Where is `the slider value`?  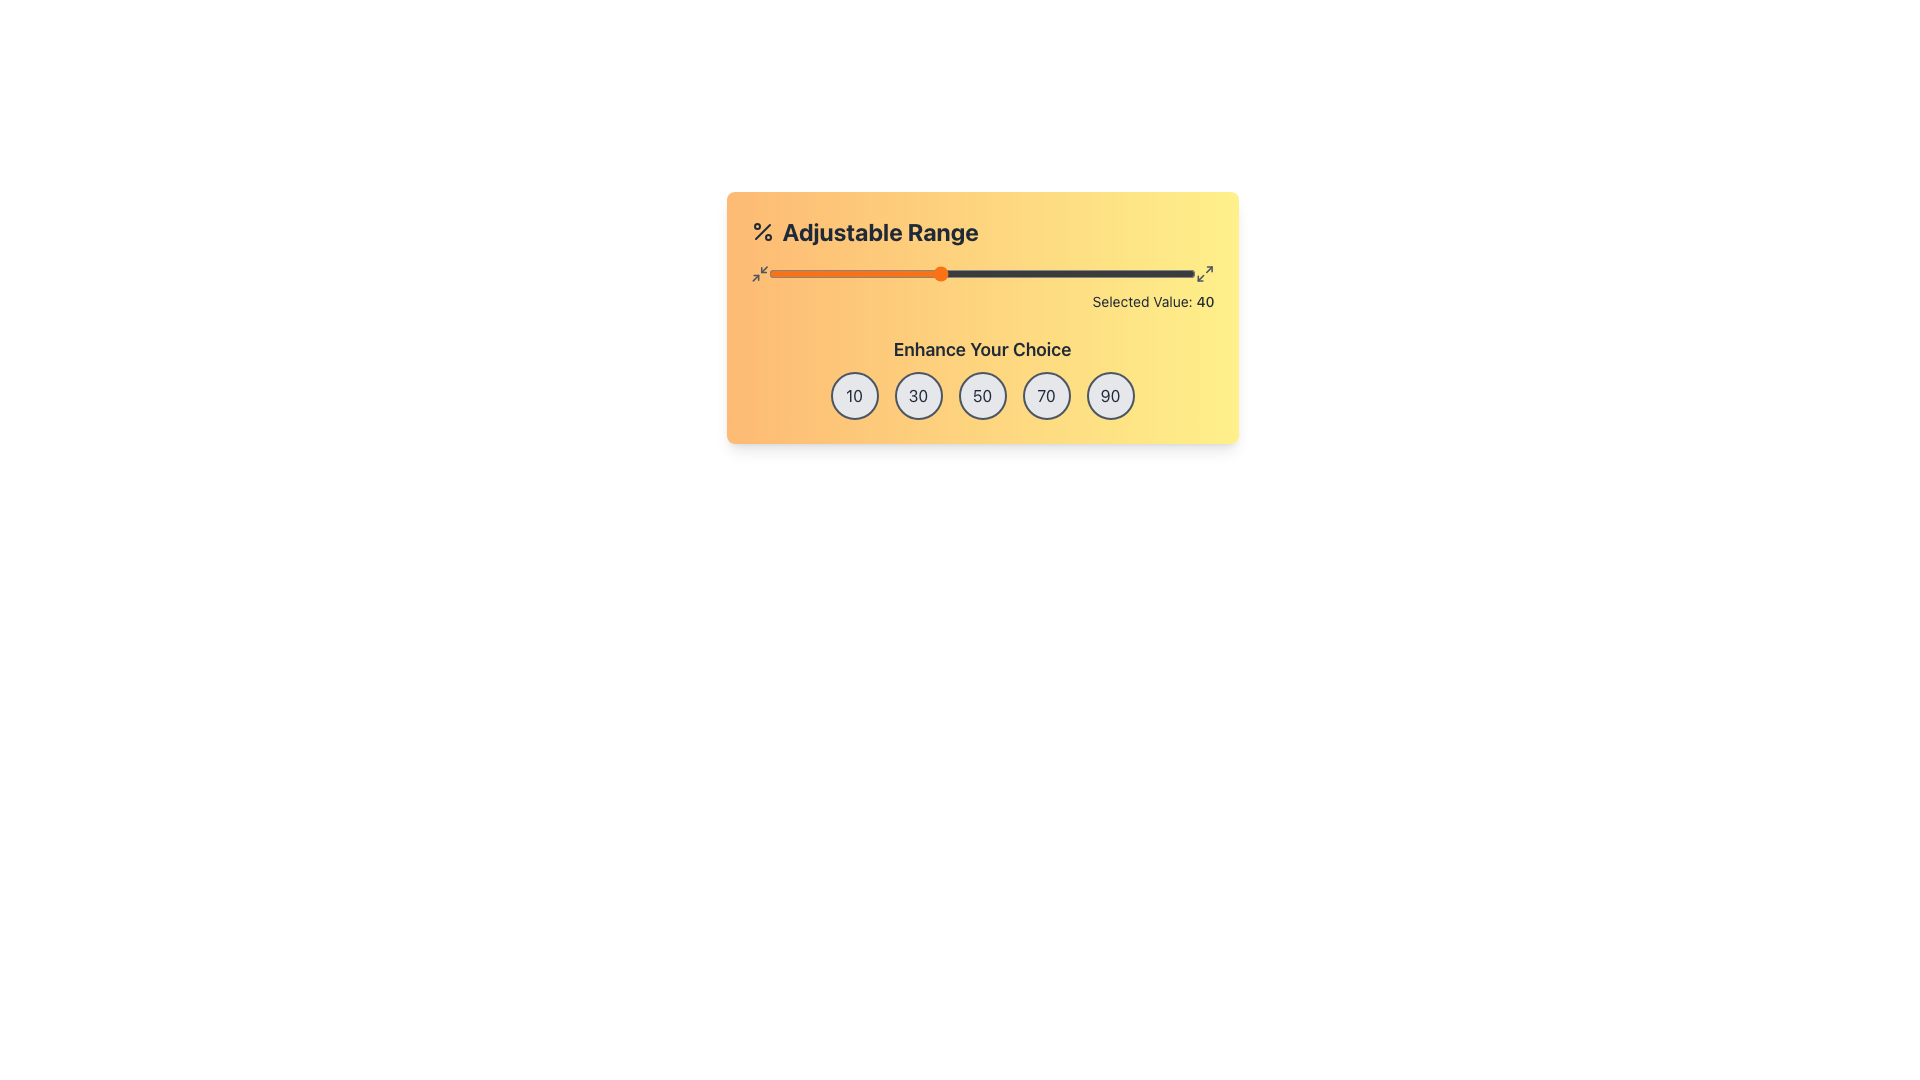
the slider value is located at coordinates (943, 273).